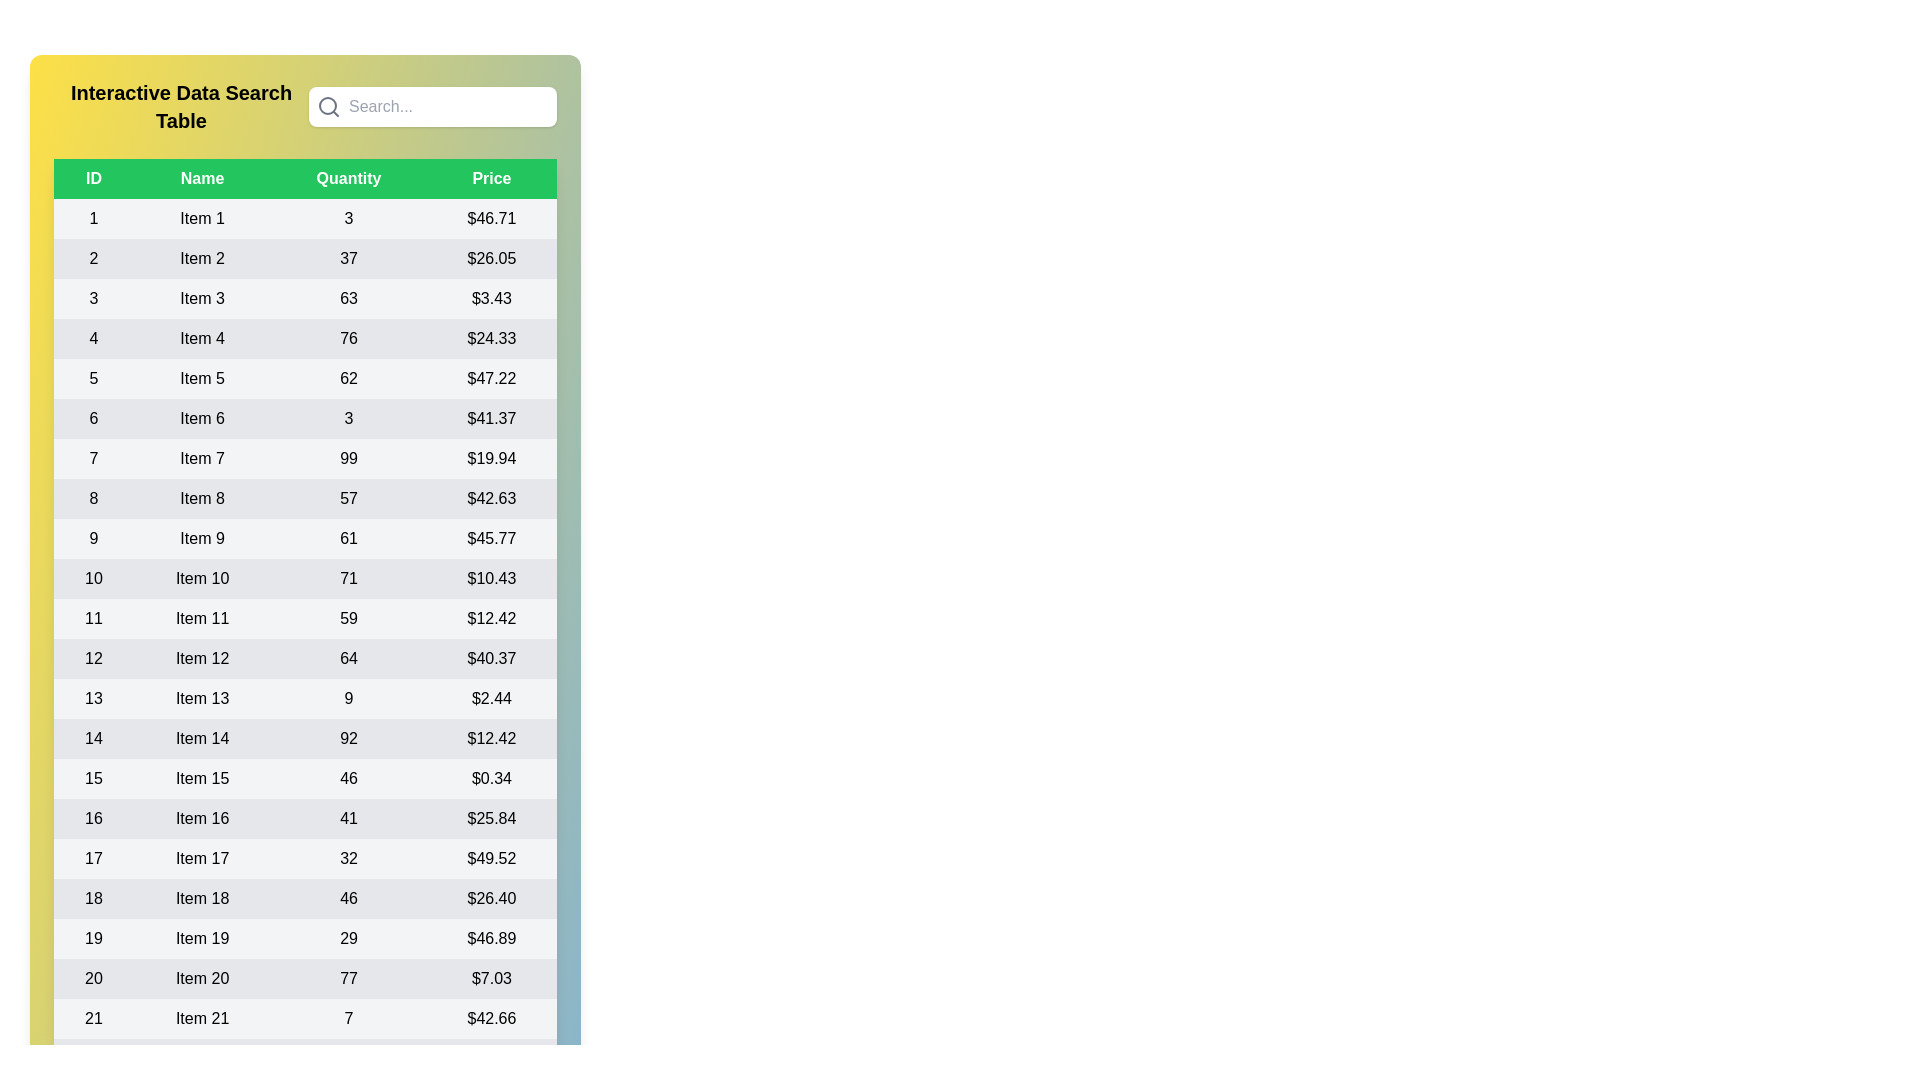 The height and width of the screenshot is (1080, 1920). I want to click on the clear button to reset the search field, so click(556, 127).